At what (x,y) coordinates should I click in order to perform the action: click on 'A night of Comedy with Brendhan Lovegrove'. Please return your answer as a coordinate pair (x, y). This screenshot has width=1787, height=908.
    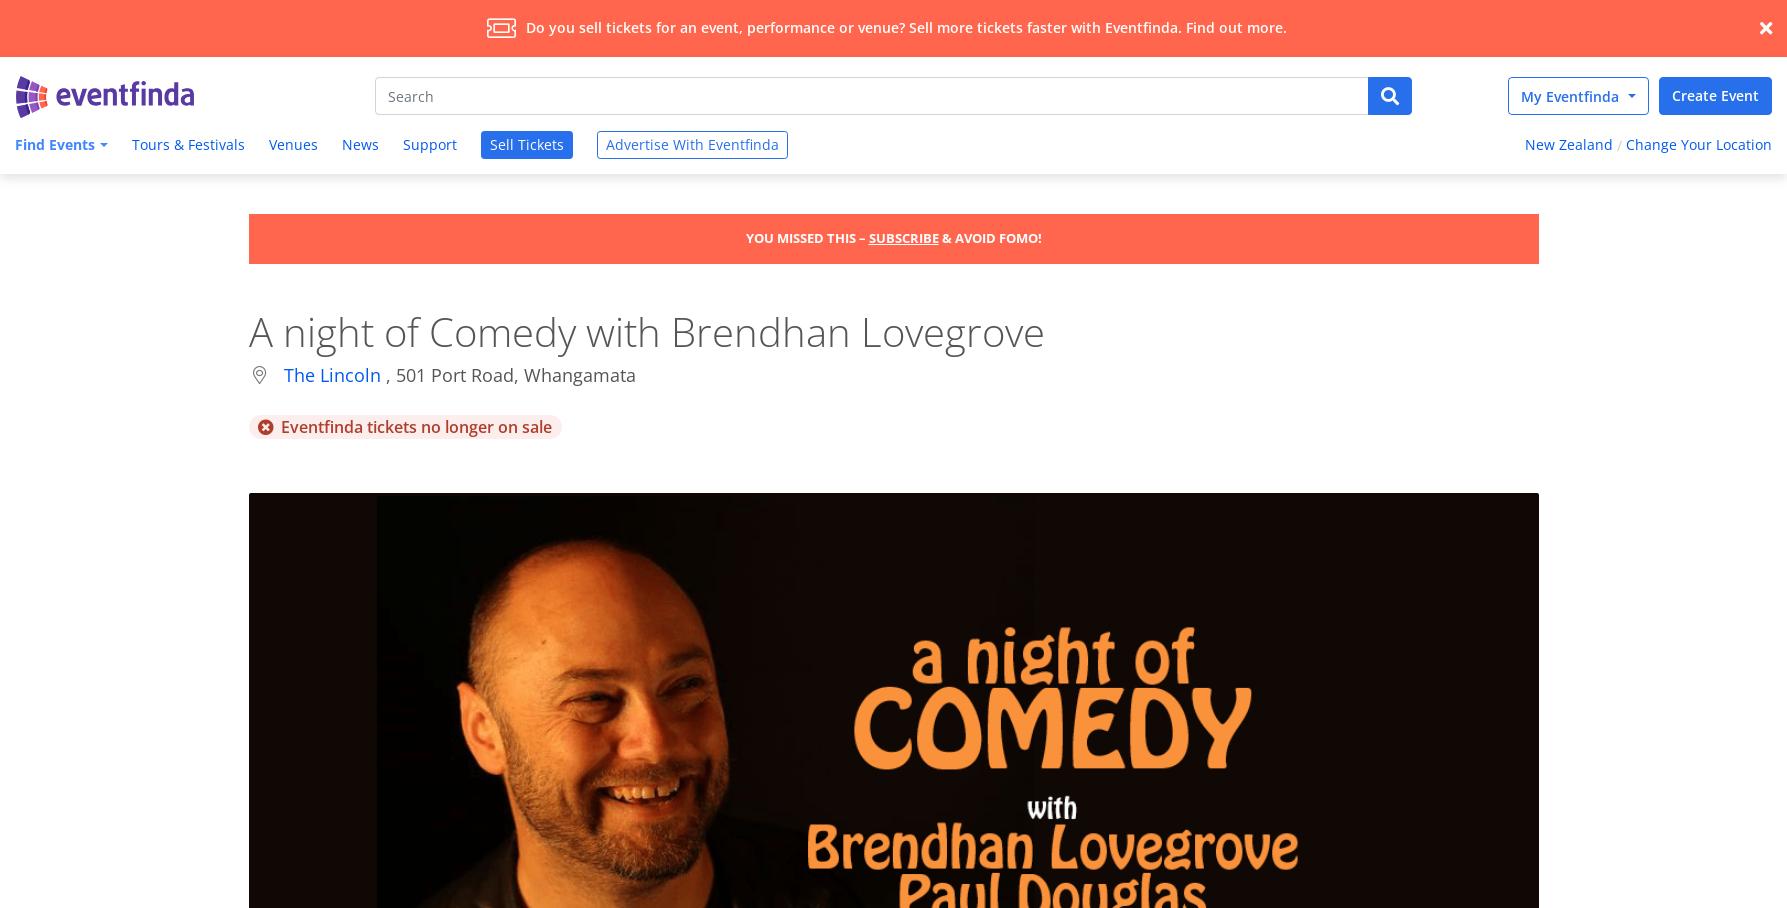
    Looking at the image, I should click on (247, 329).